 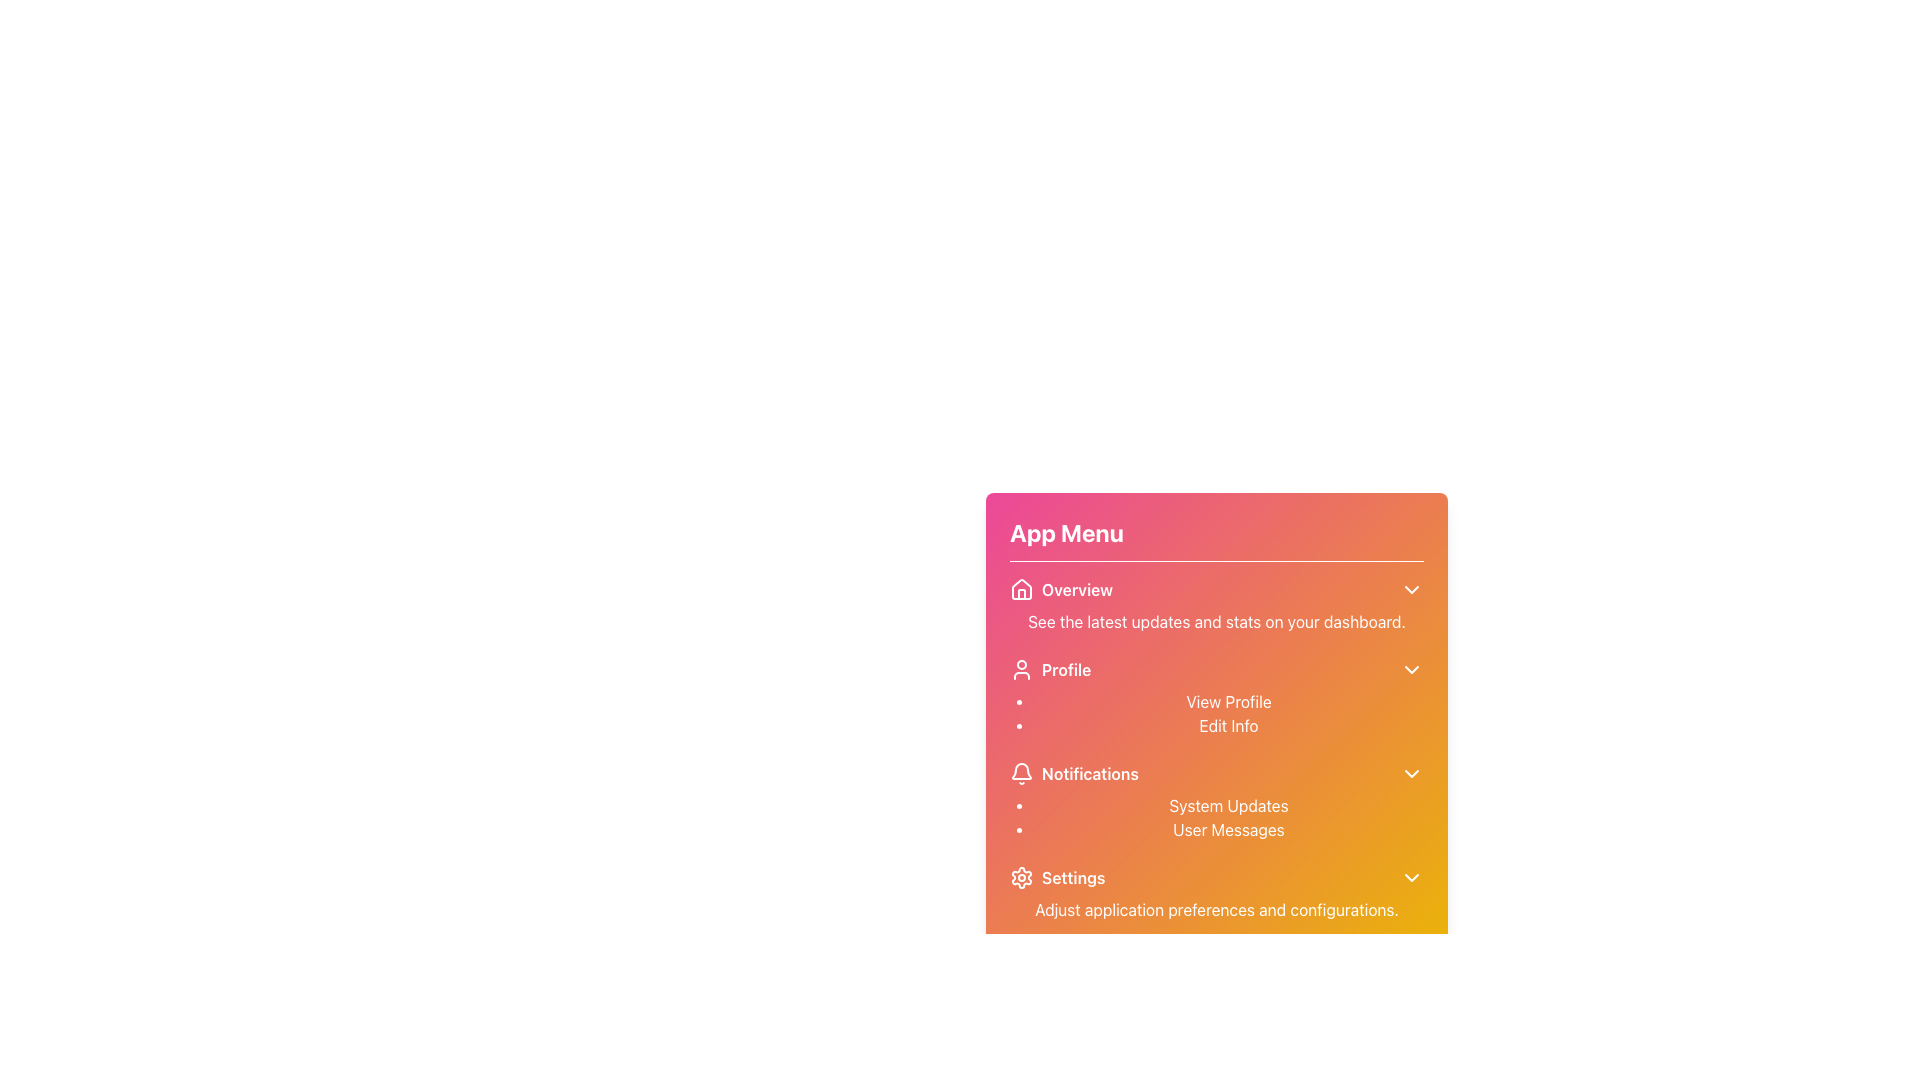 I want to click on the chevron icon button, so click(x=1410, y=877).